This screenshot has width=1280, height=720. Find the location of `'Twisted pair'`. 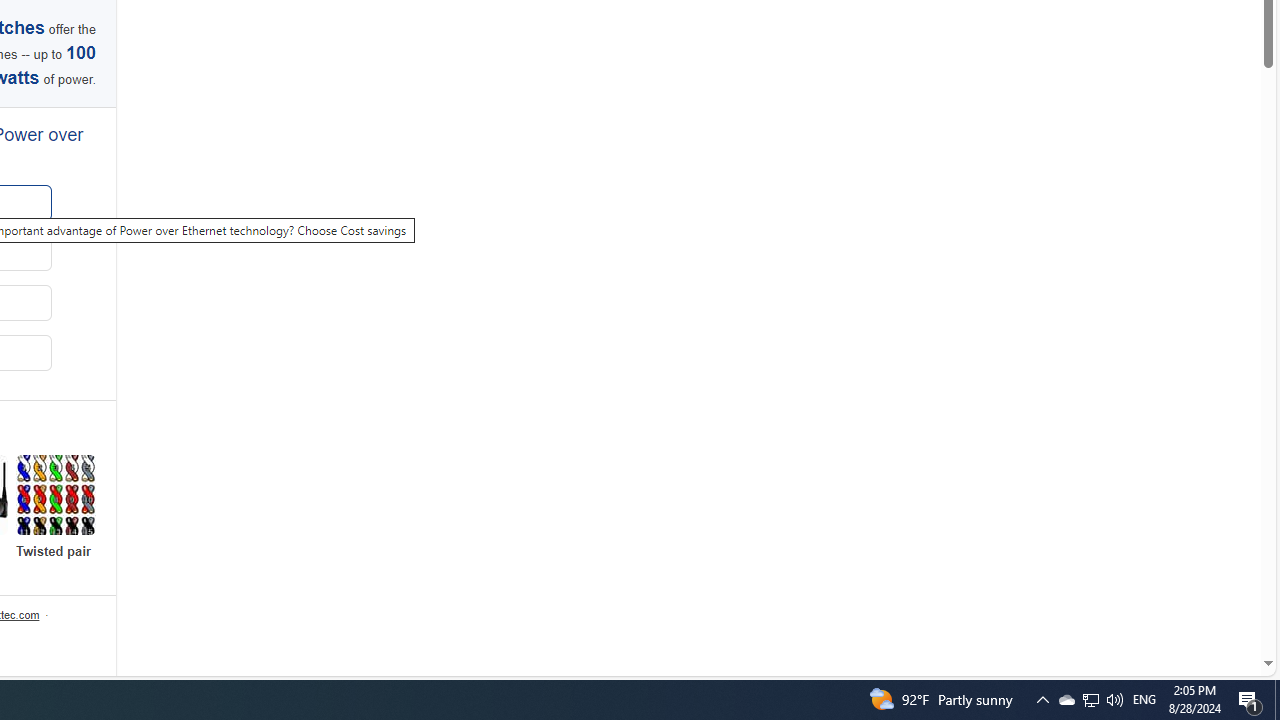

'Twisted pair' is located at coordinates (55, 506).